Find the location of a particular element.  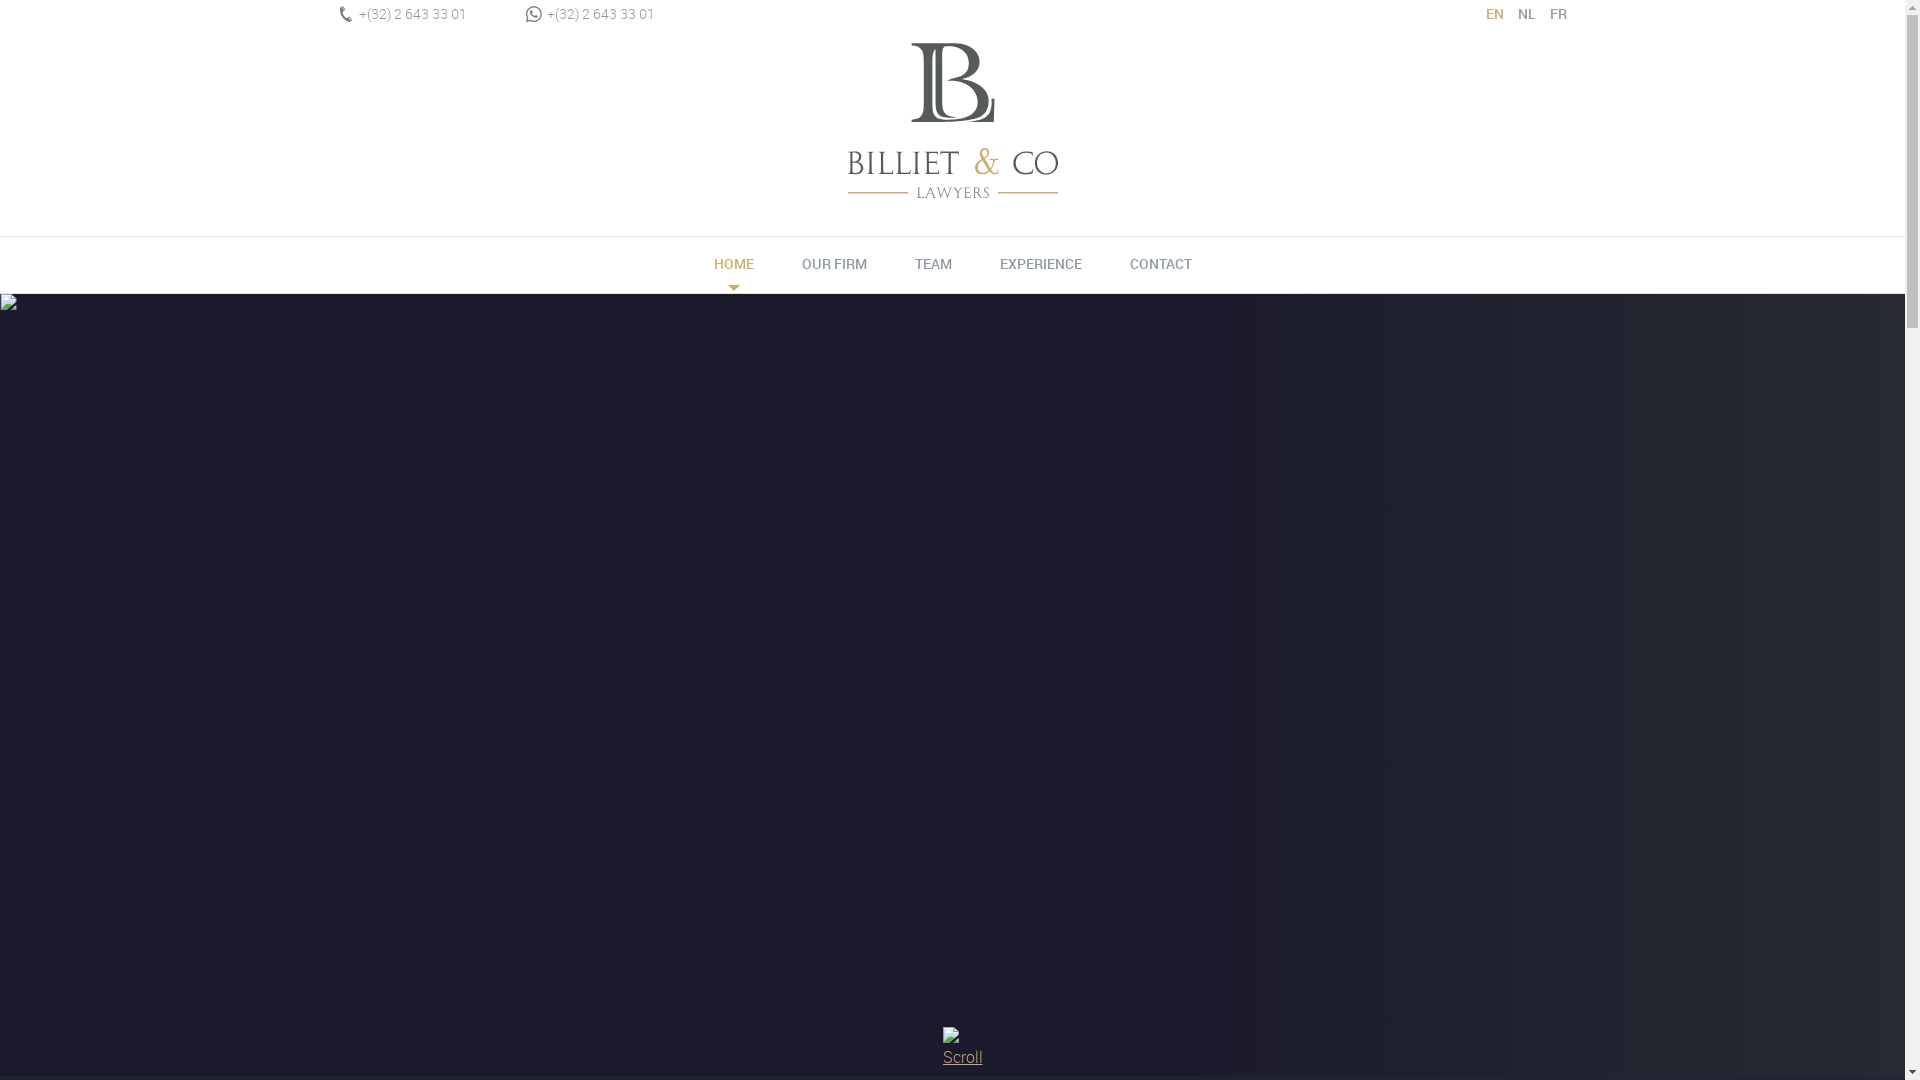

'+(32) 2 643 33 01' is located at coordinates (589, 14).